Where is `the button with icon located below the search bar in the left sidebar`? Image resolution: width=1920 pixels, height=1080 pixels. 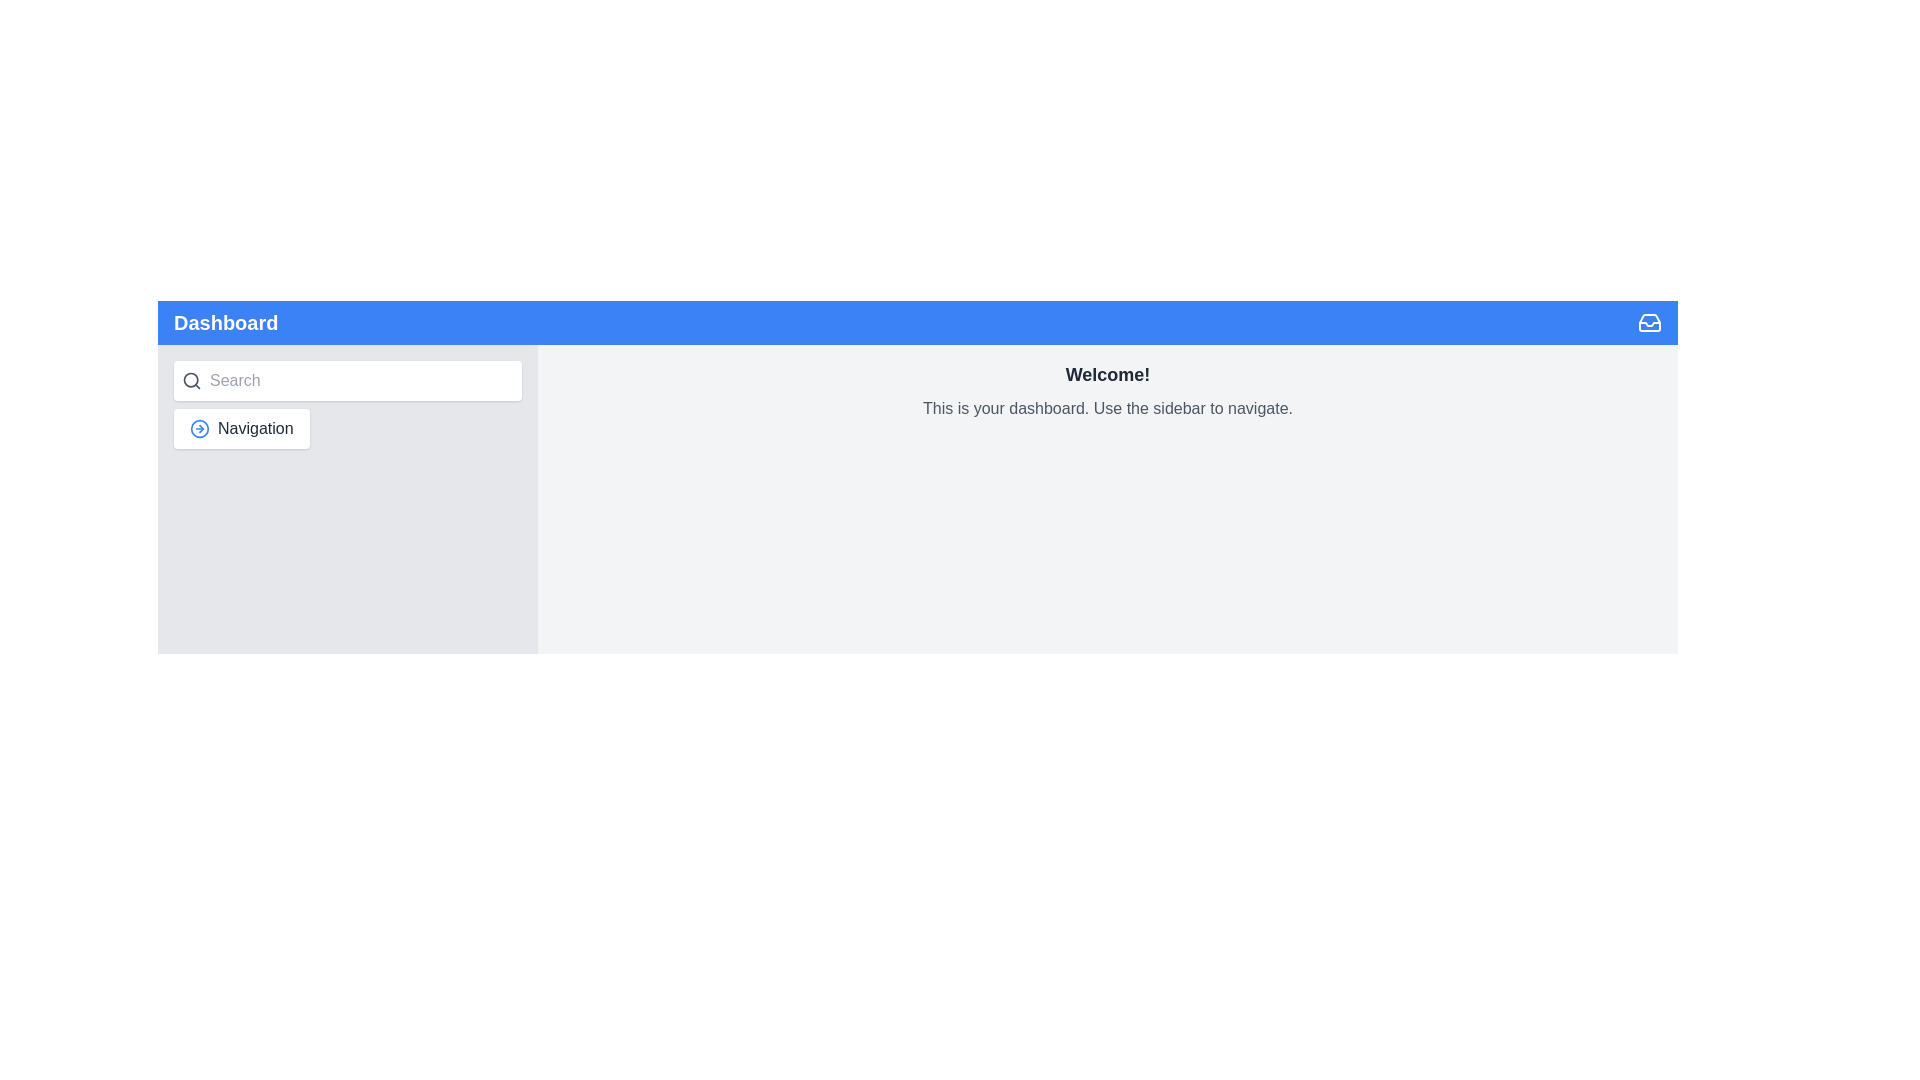 the button with icon located below the search bar in the left sidebar is located at coordinates (240, 427).